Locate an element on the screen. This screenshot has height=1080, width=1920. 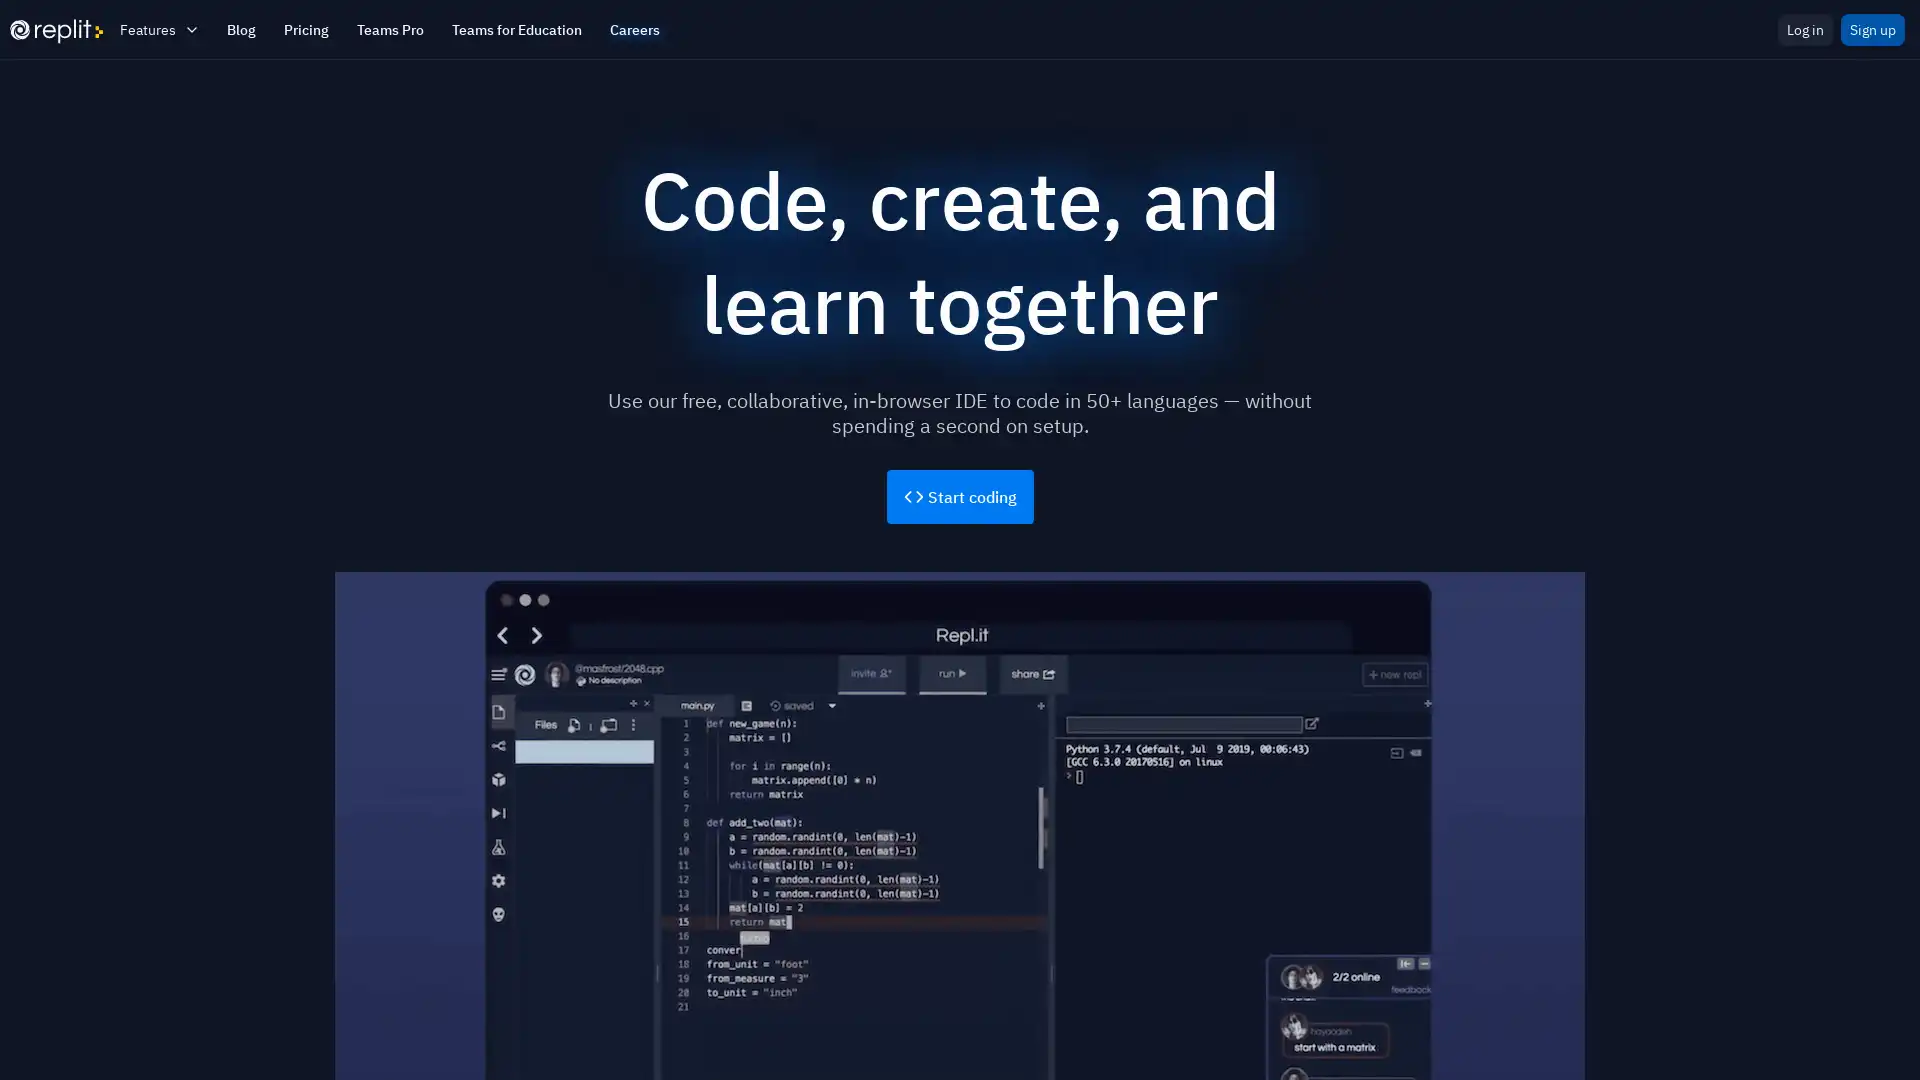
Features is located at coordinates (158, 30).